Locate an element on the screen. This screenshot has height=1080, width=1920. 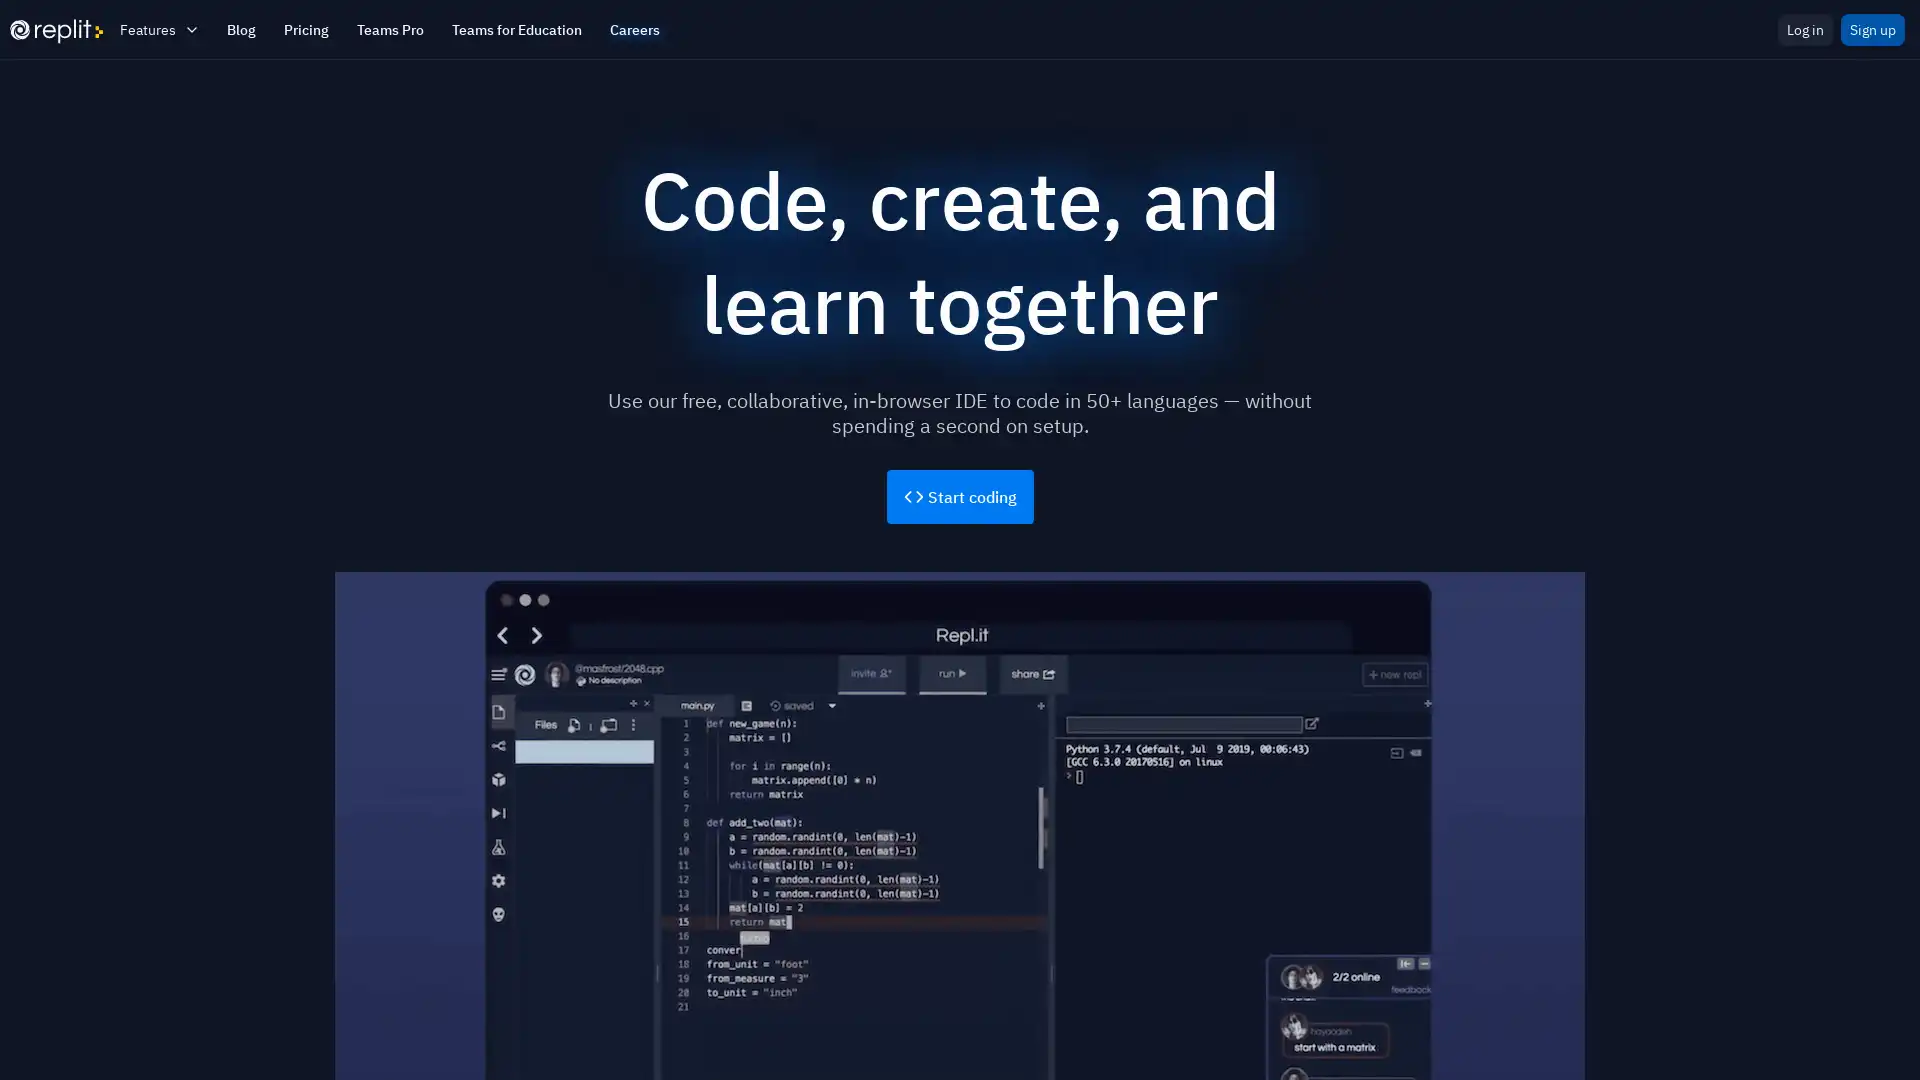
Features is located at coordinates (158, 30).